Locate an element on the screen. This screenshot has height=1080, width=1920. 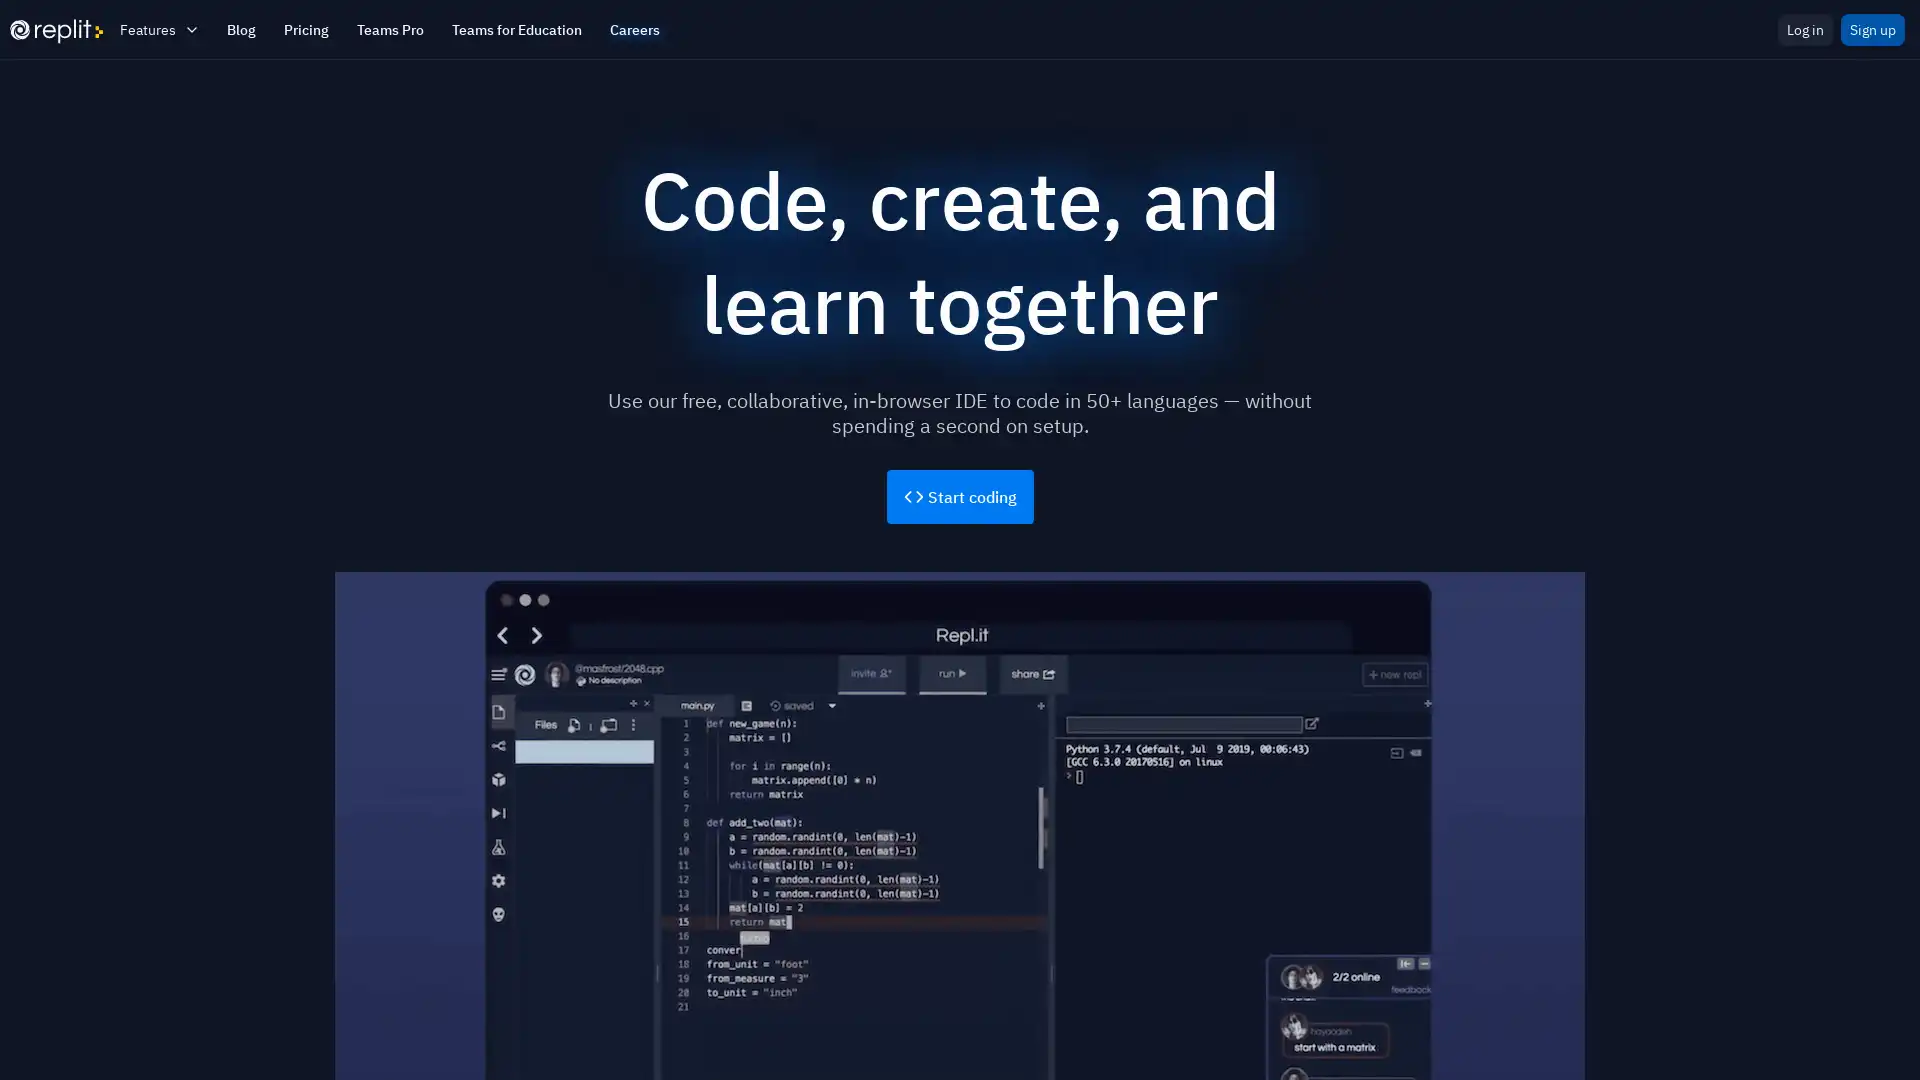
Features is located at coordinates (158, 30).